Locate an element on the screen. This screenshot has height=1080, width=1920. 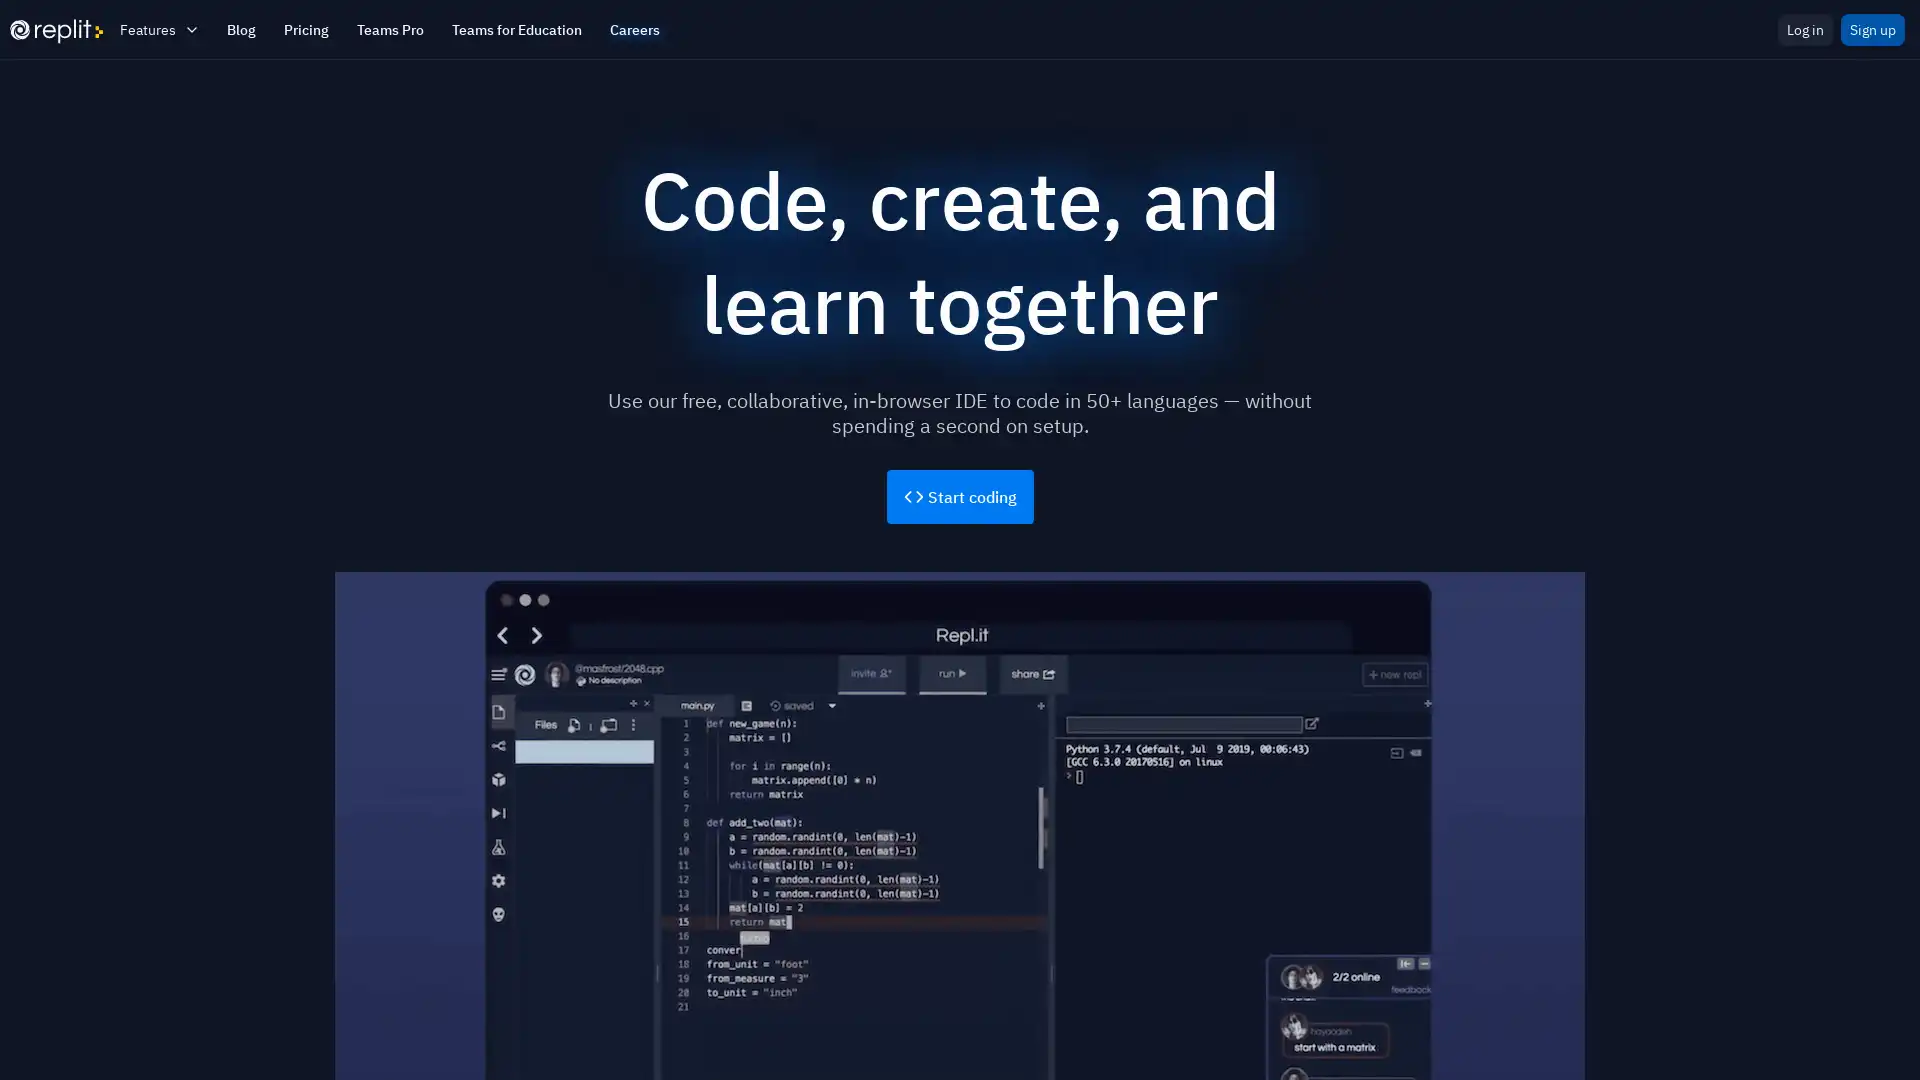
Features is located at coordinates (158, 30).